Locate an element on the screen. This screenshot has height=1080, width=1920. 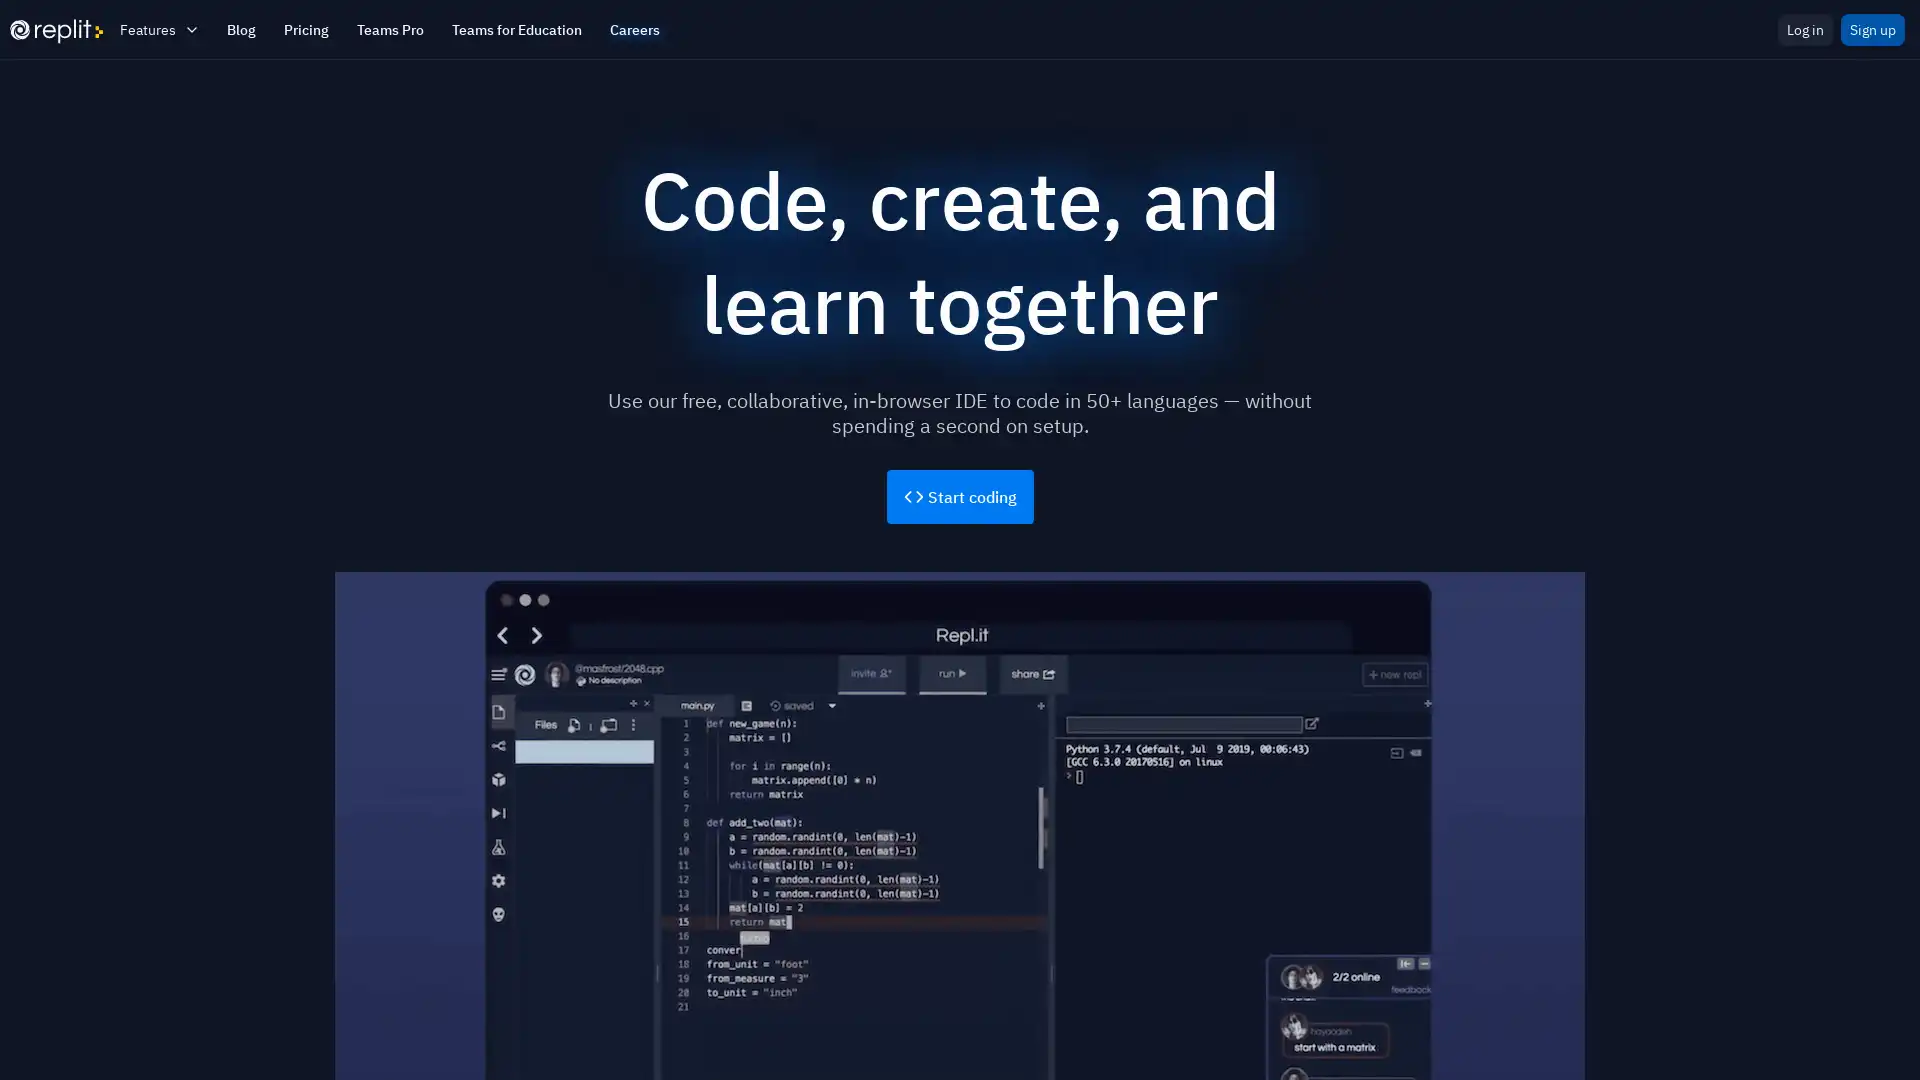
Features is located at coordinates (158, 30).